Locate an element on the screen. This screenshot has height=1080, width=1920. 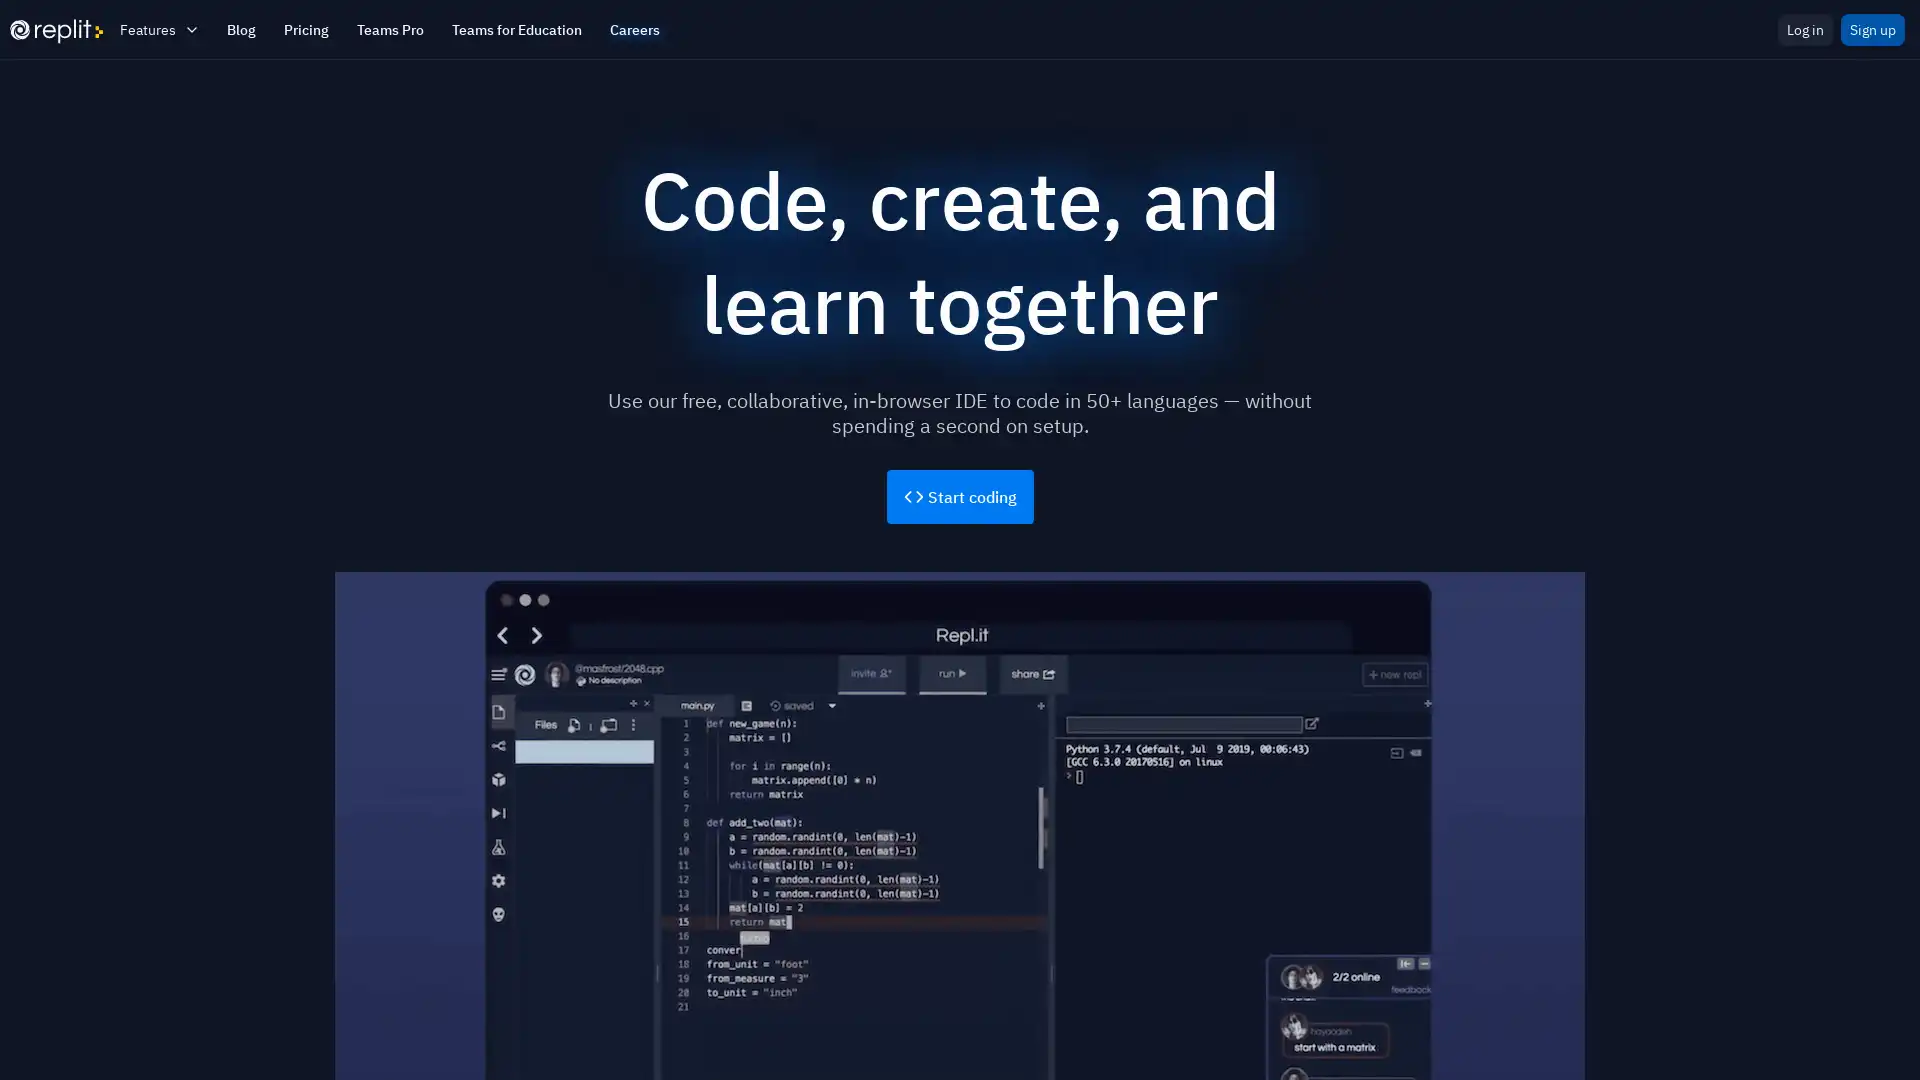
Features is located at coordinates (158, 30).